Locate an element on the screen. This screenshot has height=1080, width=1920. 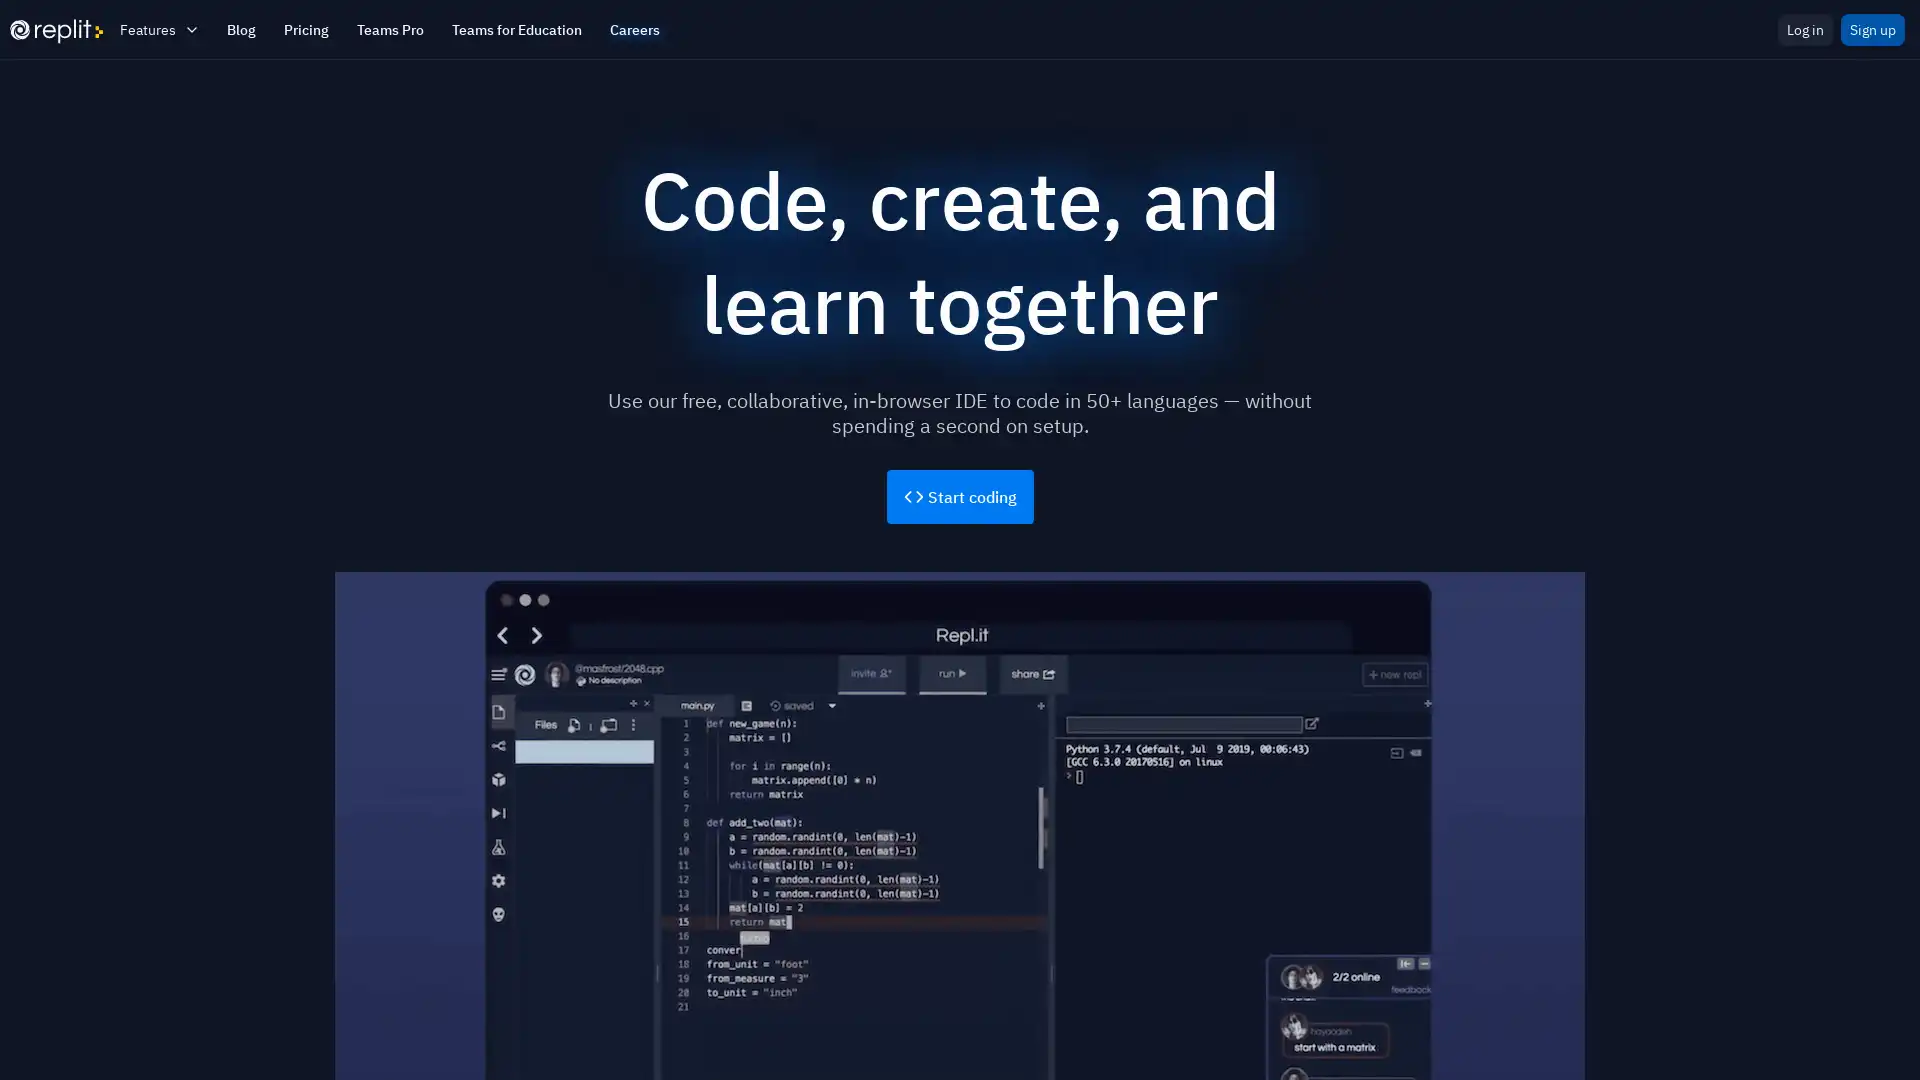
Features is located at coordinates (158, 30).